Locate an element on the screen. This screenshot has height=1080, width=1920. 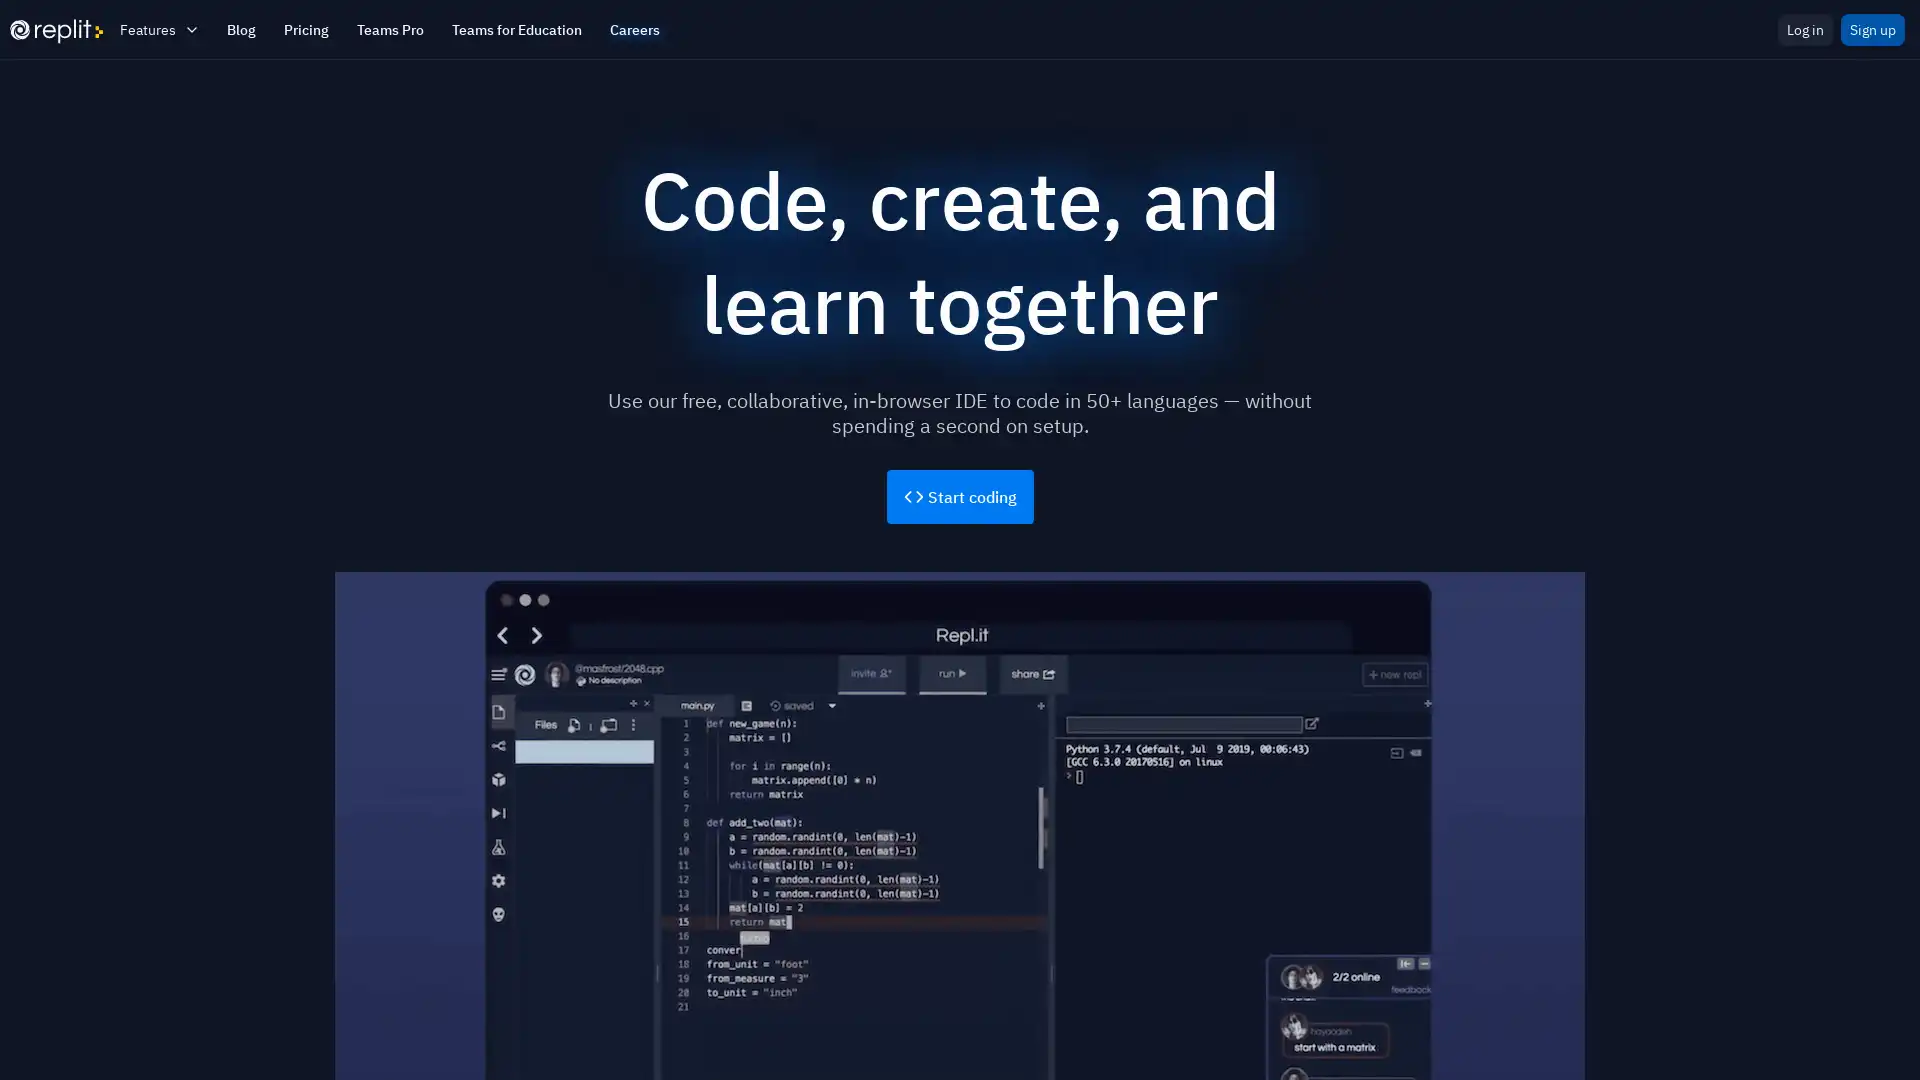
Features is located at coordinates (158, 30).